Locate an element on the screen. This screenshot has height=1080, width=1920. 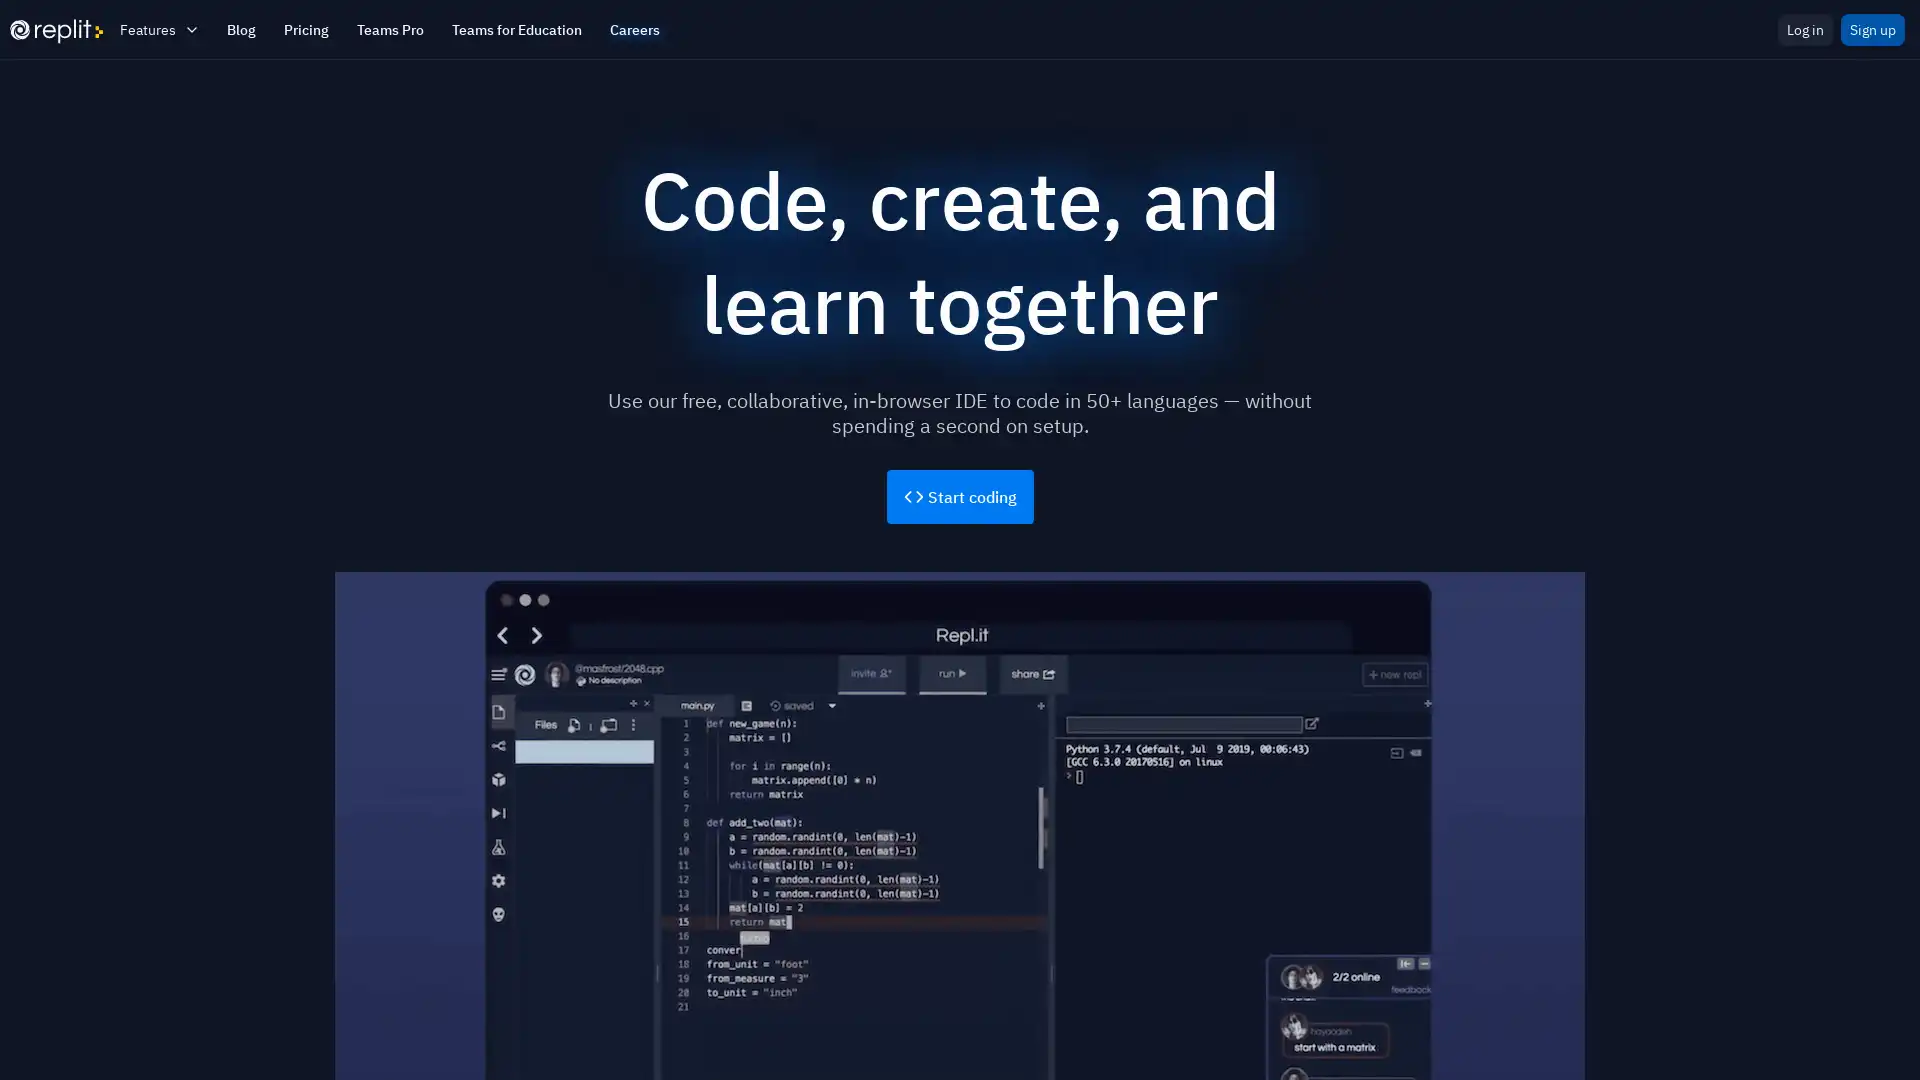
Features is located at coordinates (158, 30).